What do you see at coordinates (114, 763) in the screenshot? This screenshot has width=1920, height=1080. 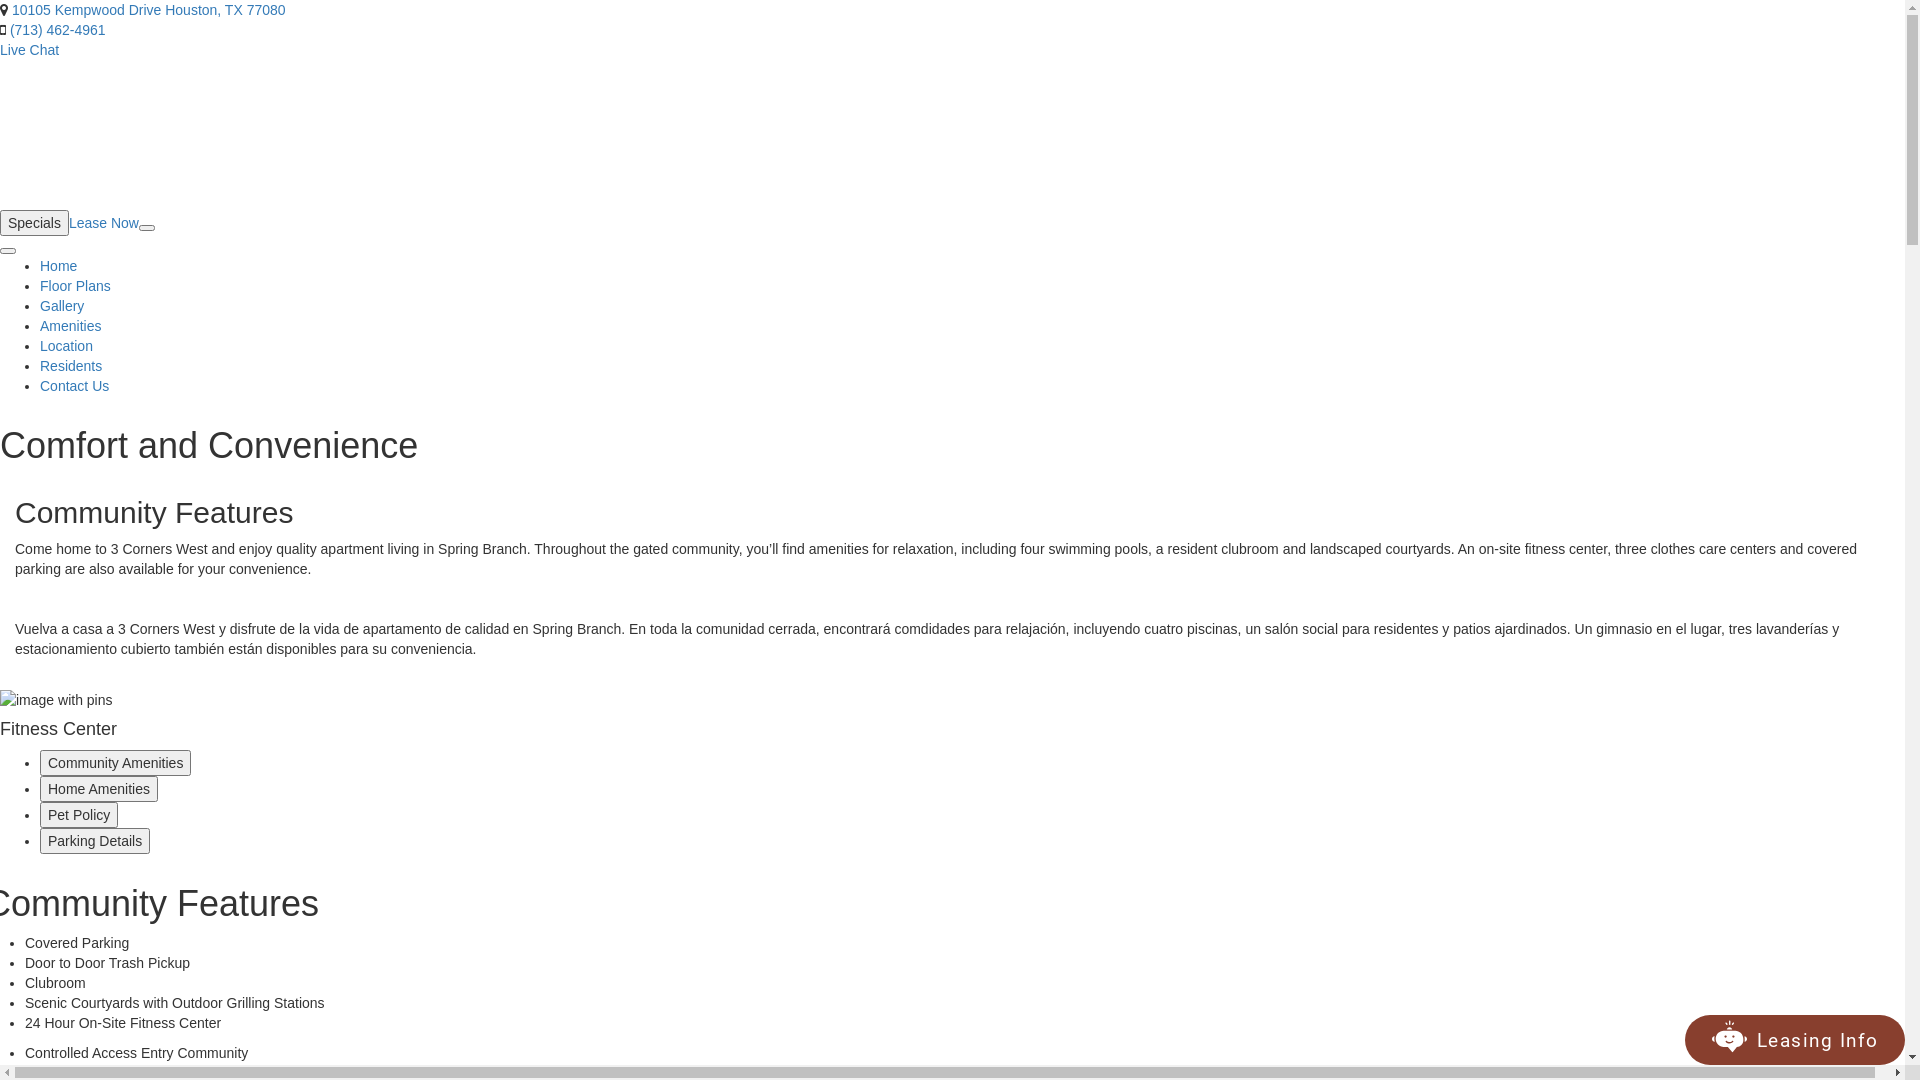 I see `'Community Amenities'` at bounding box center [114, 763].